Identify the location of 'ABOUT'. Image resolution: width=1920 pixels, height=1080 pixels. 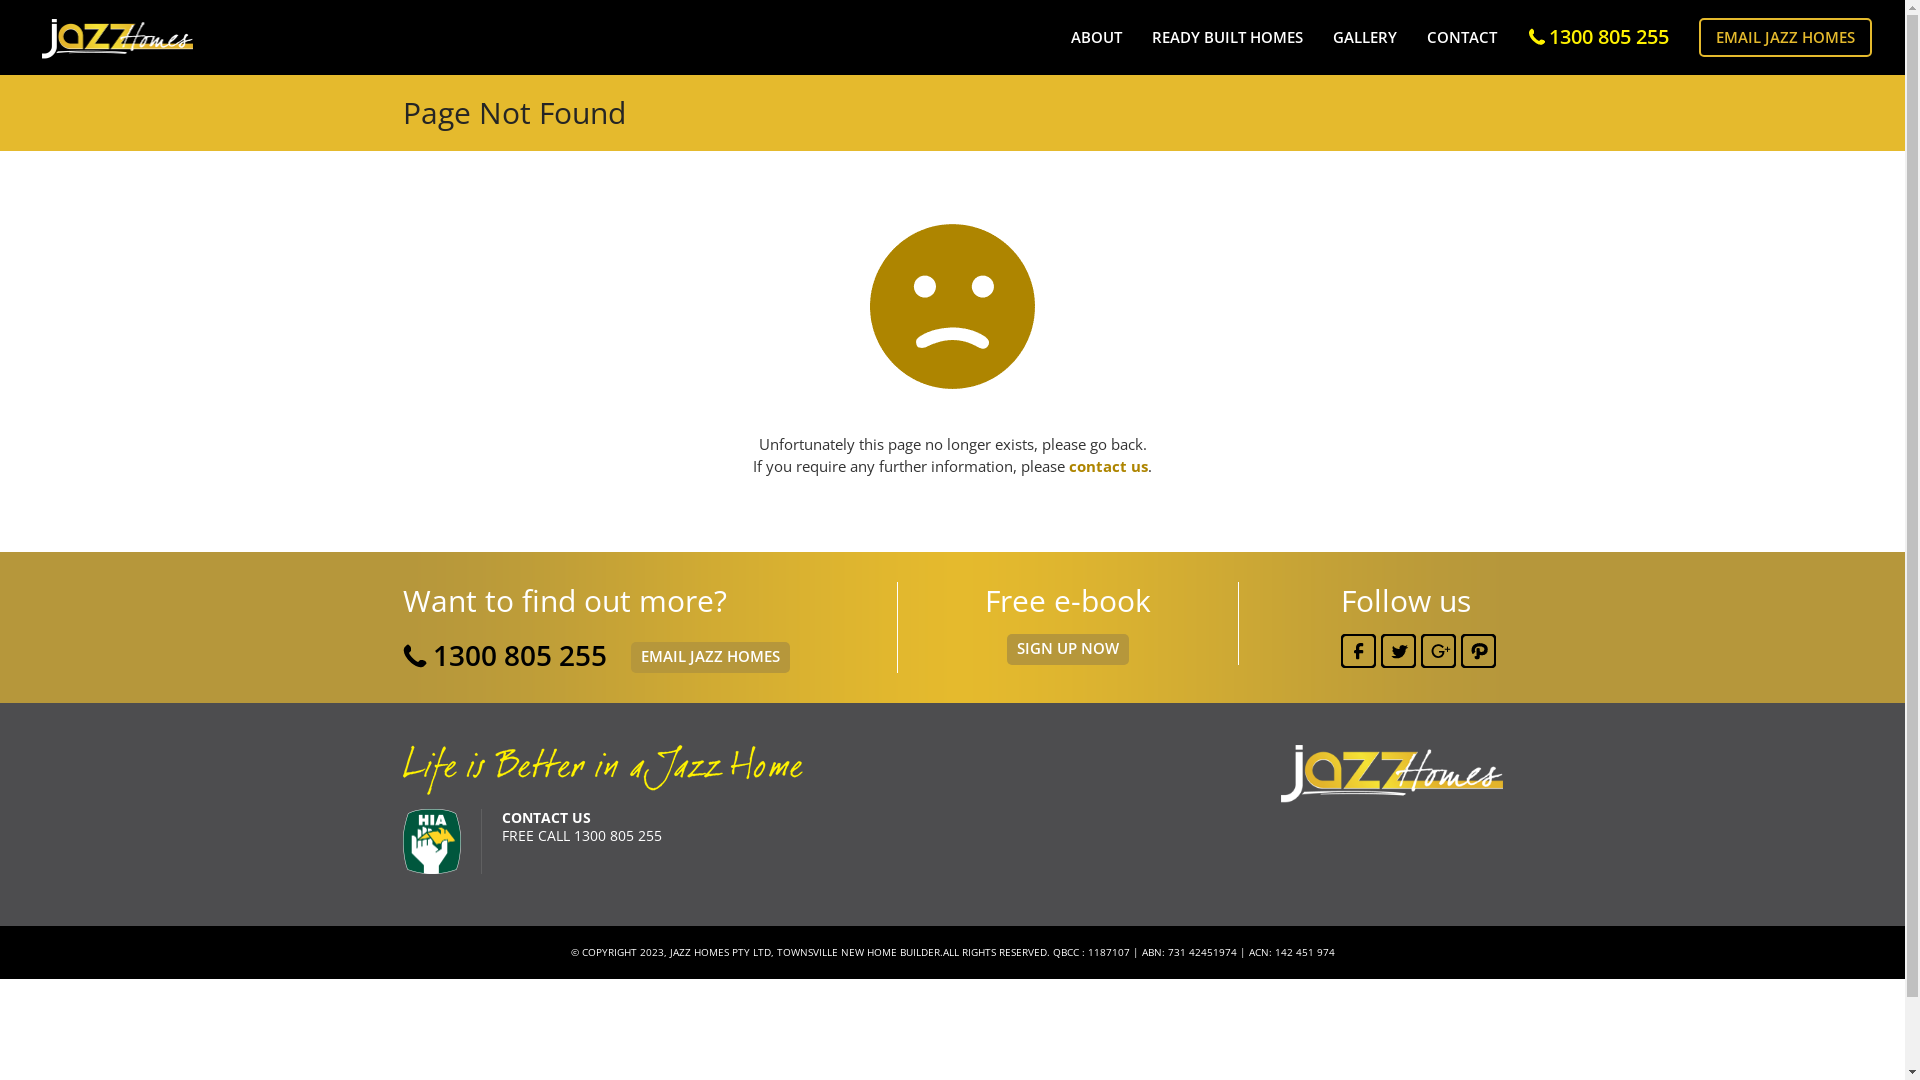
(1095, 37).